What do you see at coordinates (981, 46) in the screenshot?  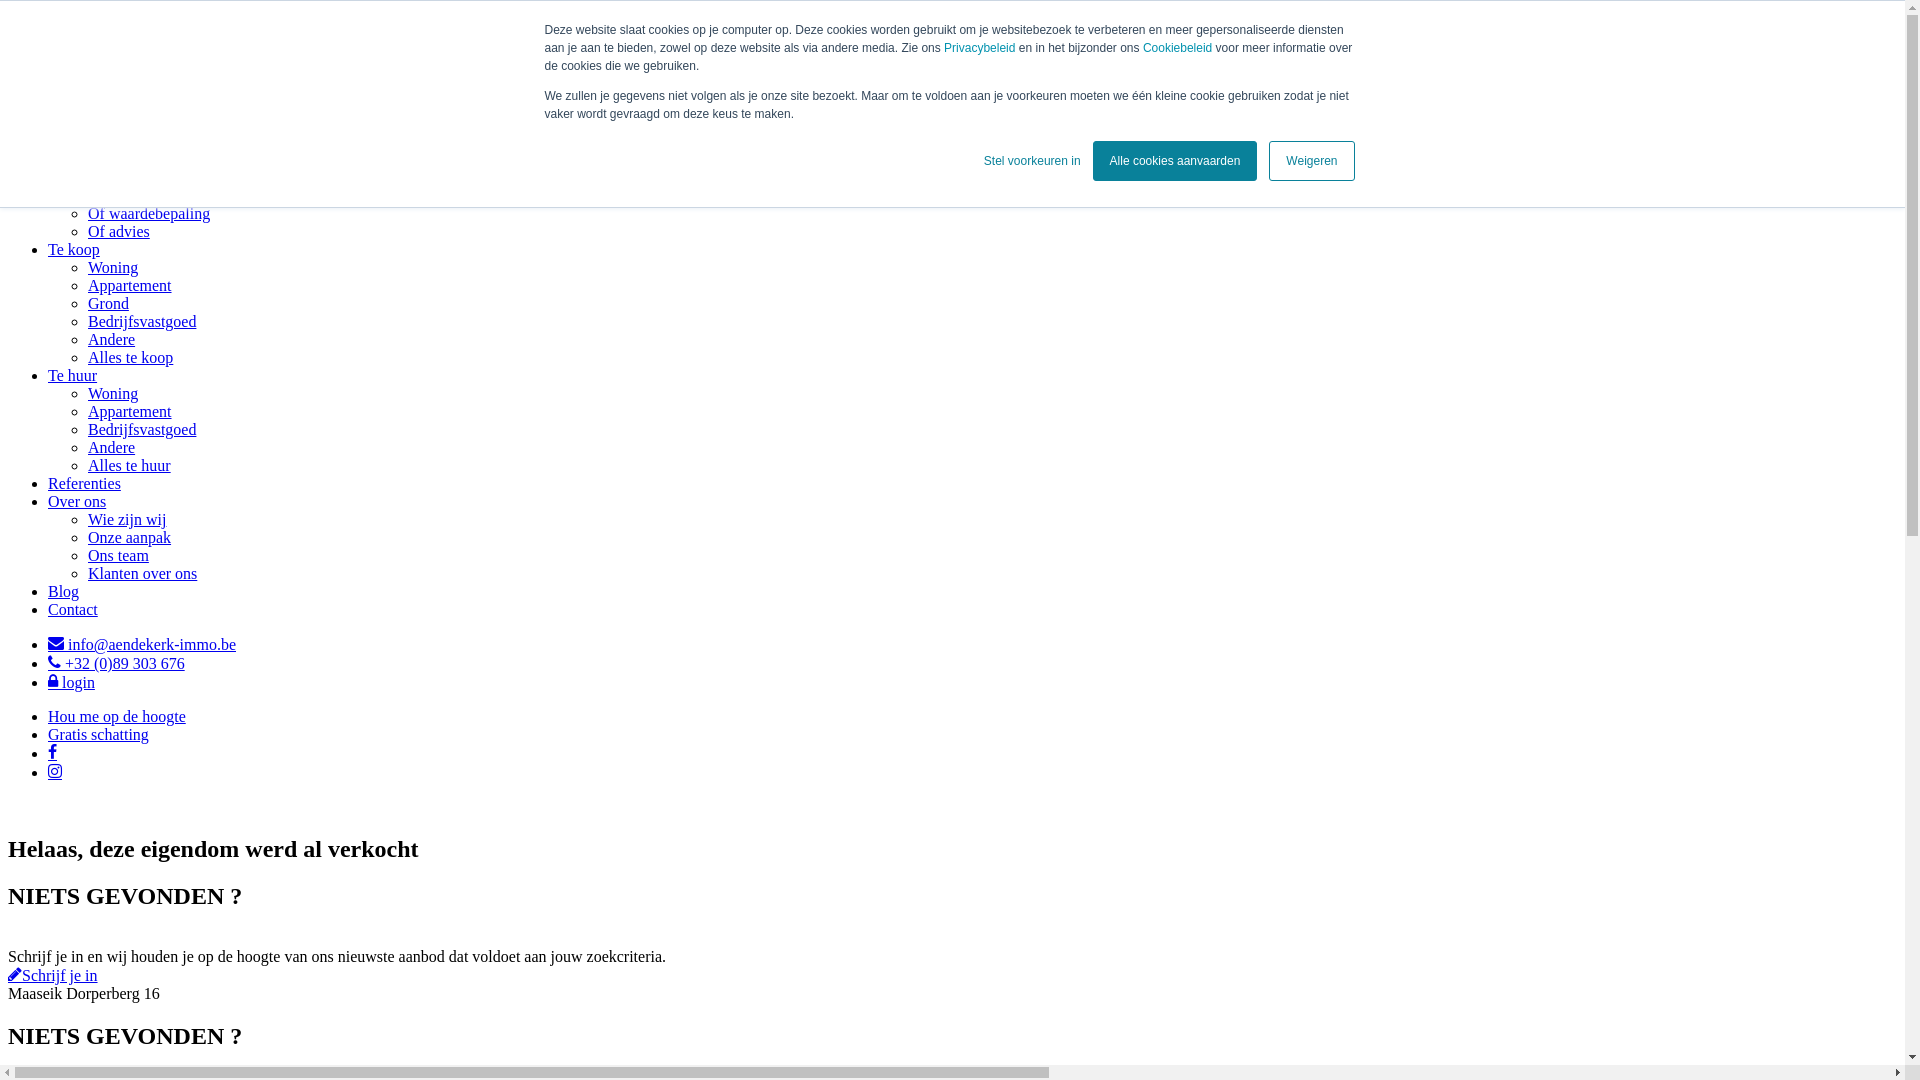 I see `'Privacybeleid'` at bounding box center [981, 46].